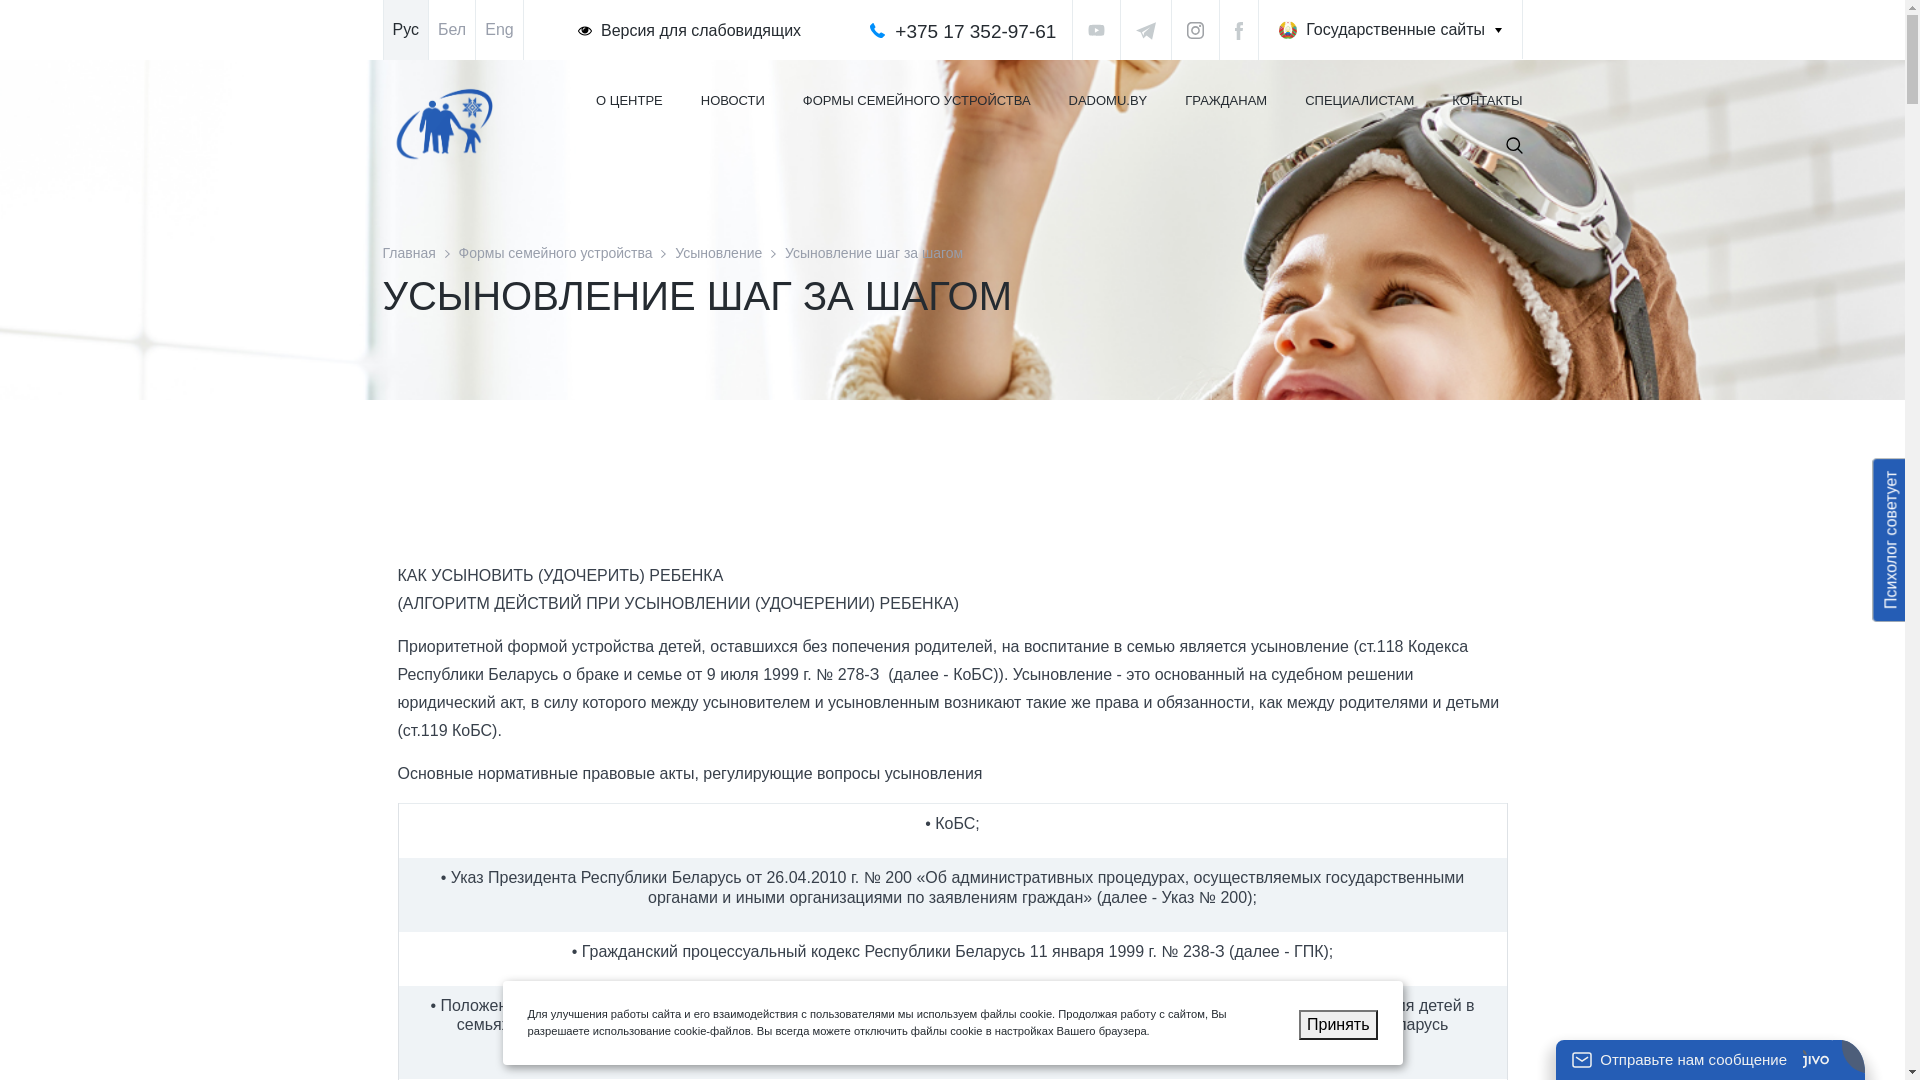 The image size is (1920, 1080). I want to click on 'Eng', so click(499, 30).